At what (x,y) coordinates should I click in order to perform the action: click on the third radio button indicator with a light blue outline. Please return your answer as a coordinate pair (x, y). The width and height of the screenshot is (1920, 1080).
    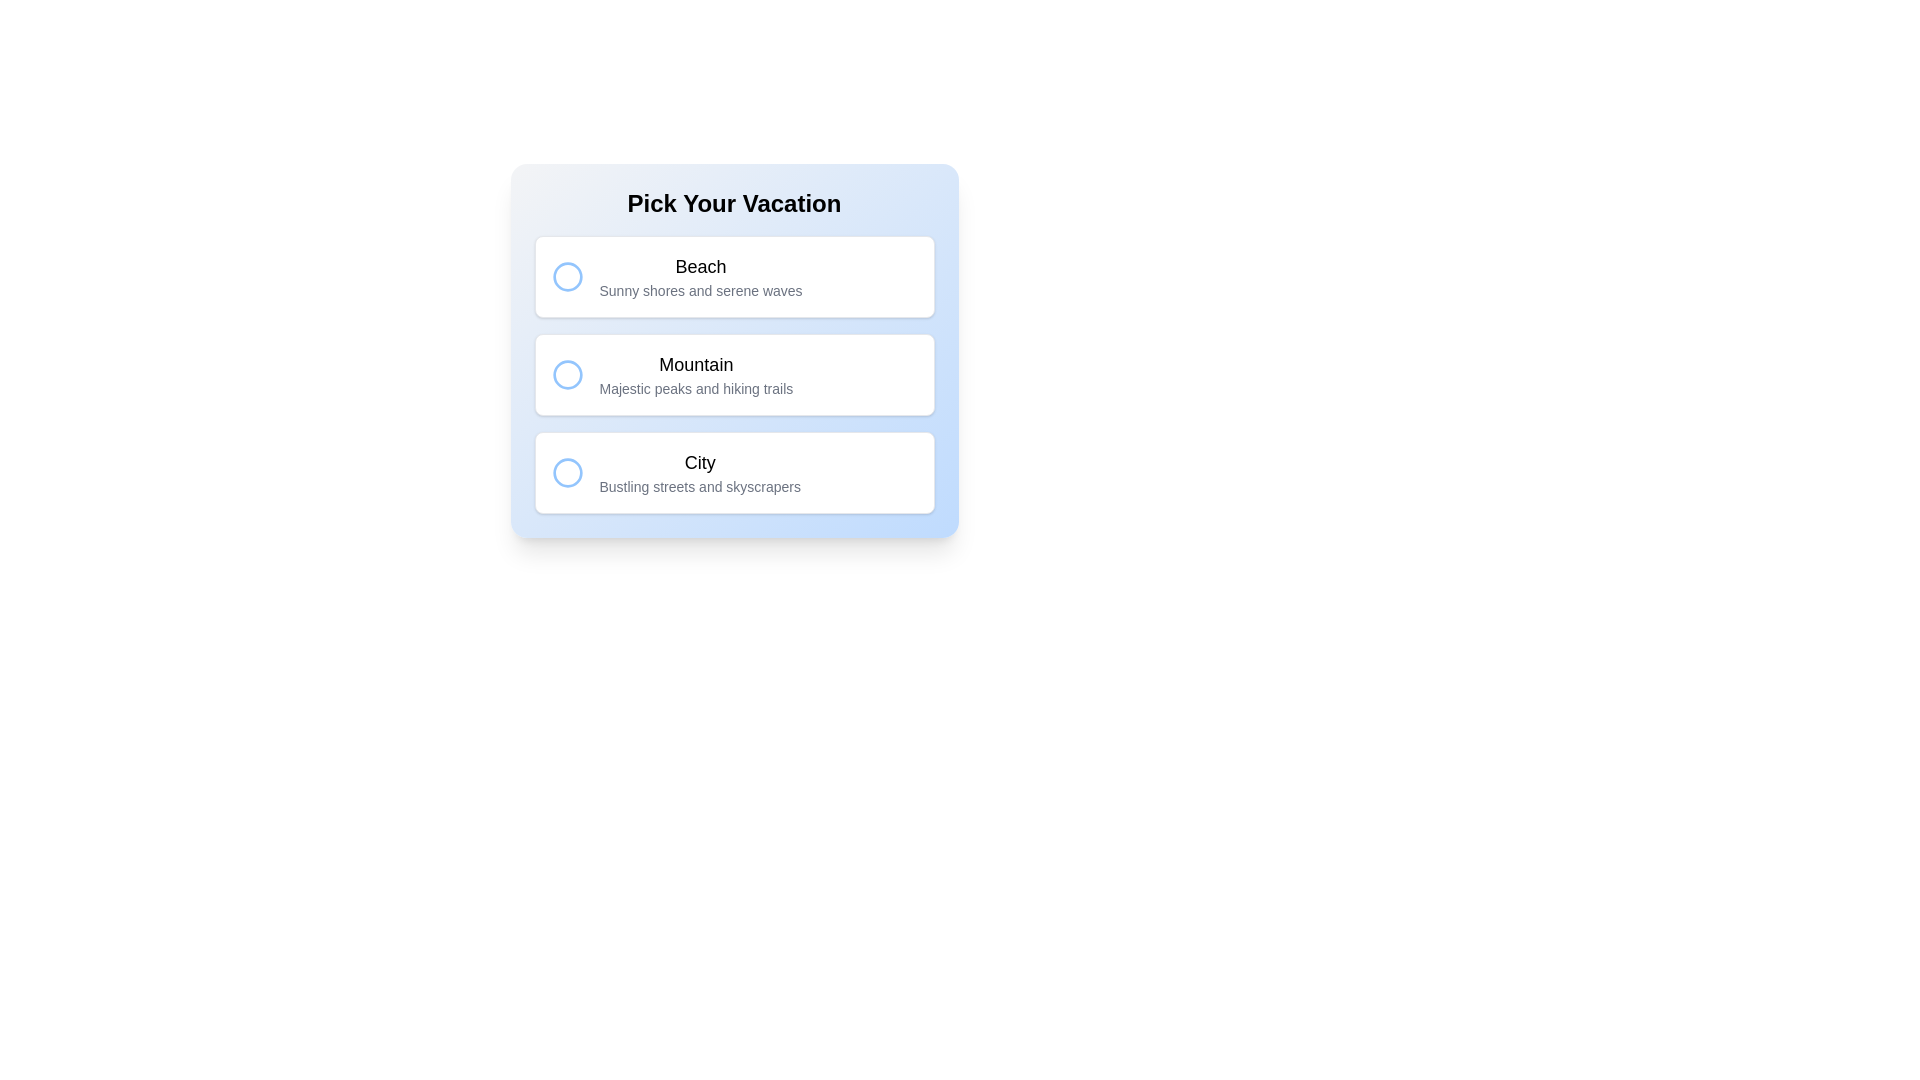
    Looking at the image, I should click on (566, 473).